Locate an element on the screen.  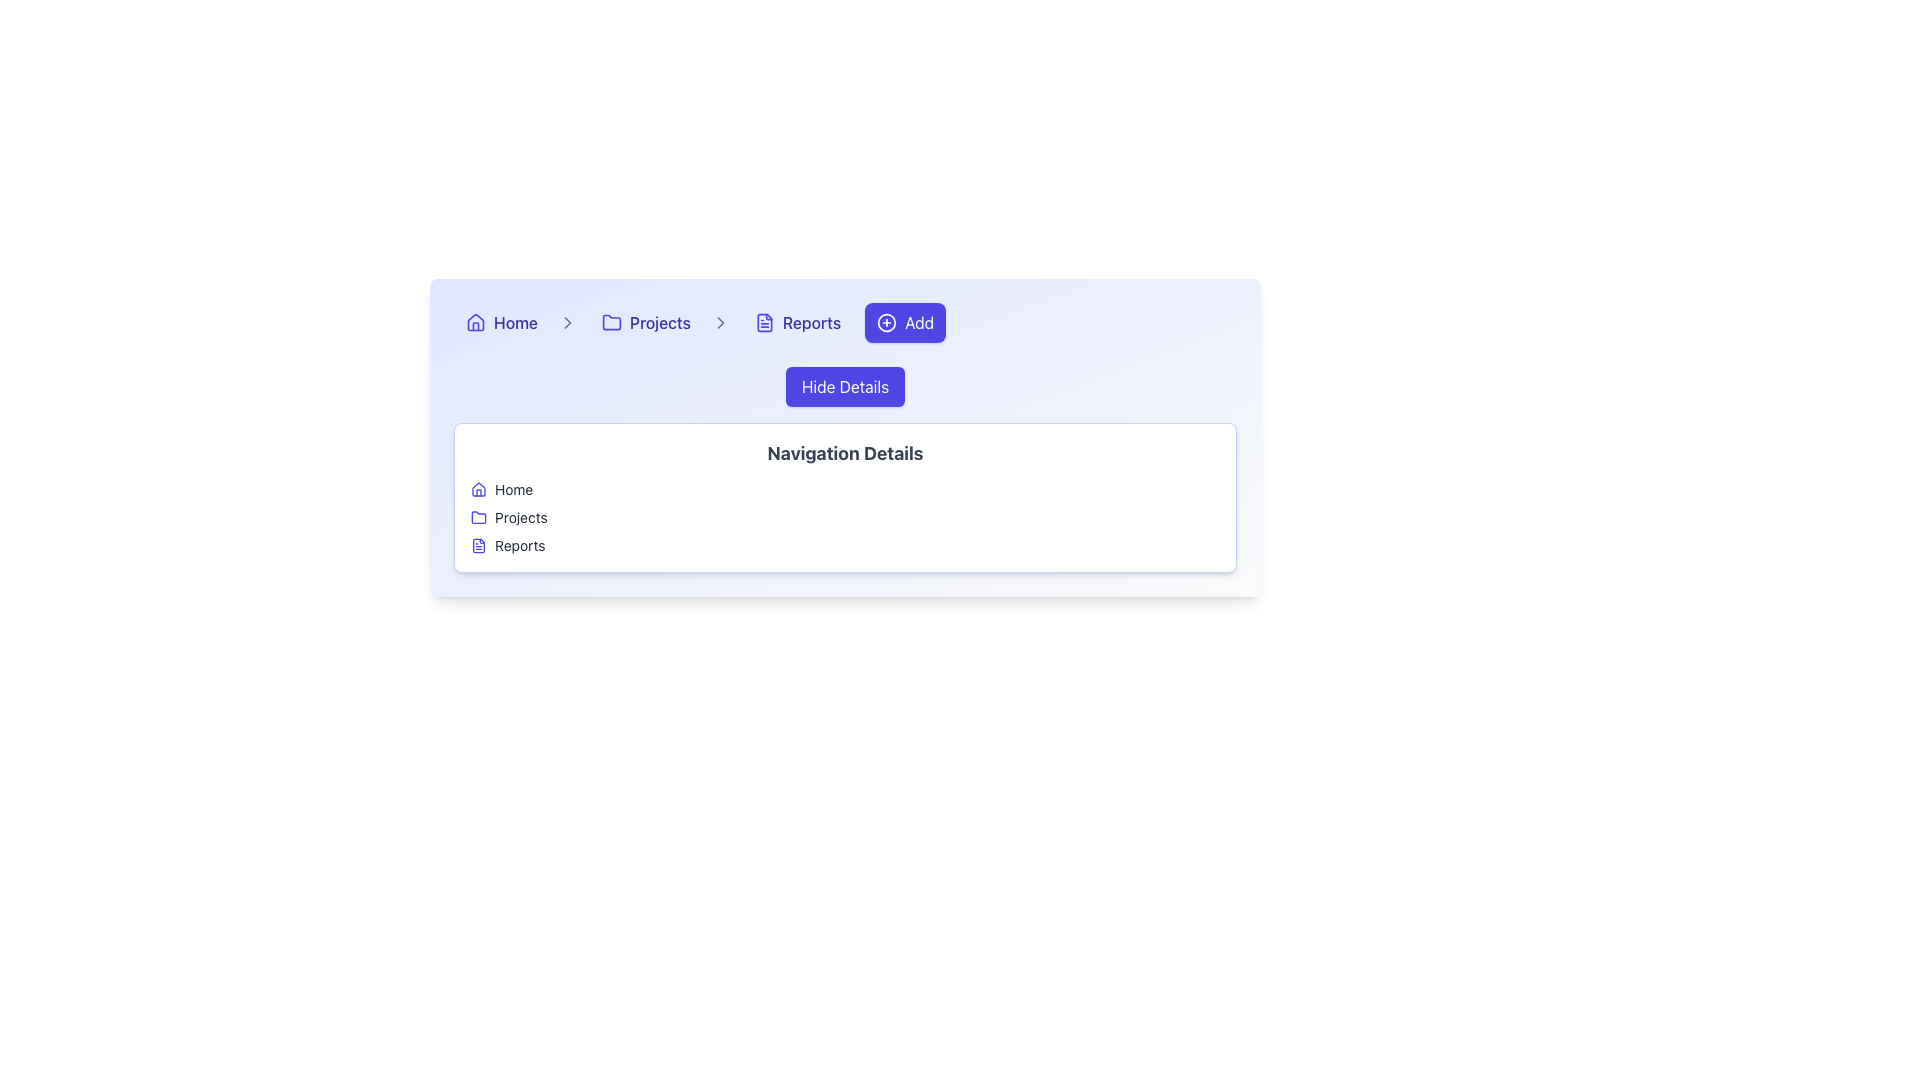
the purple document icon in the 'Reports' section is located at coordinates (478, 546).